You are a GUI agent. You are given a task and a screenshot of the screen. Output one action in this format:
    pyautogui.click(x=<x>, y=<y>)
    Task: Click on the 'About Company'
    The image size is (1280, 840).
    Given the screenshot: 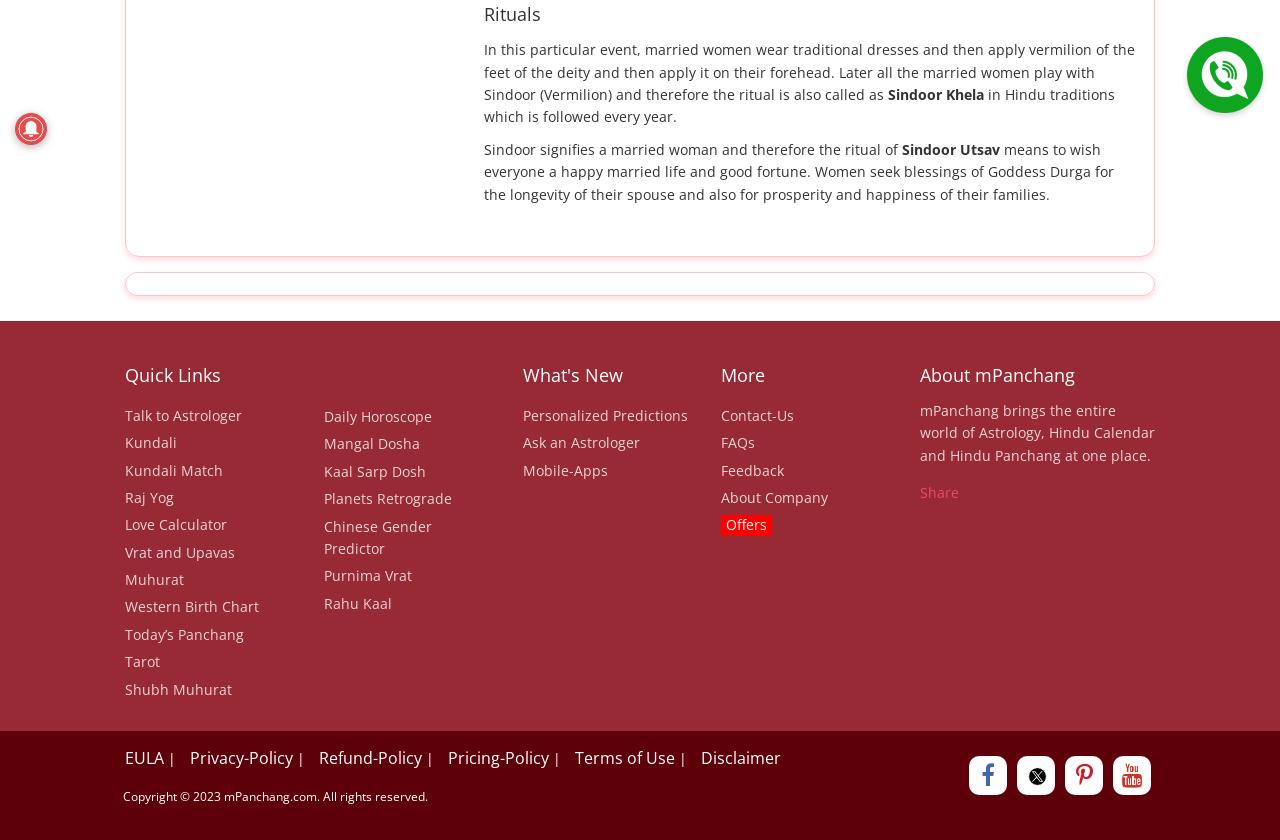 What is the action you would take?
    pyautogui.click(x=773, y=496)
    